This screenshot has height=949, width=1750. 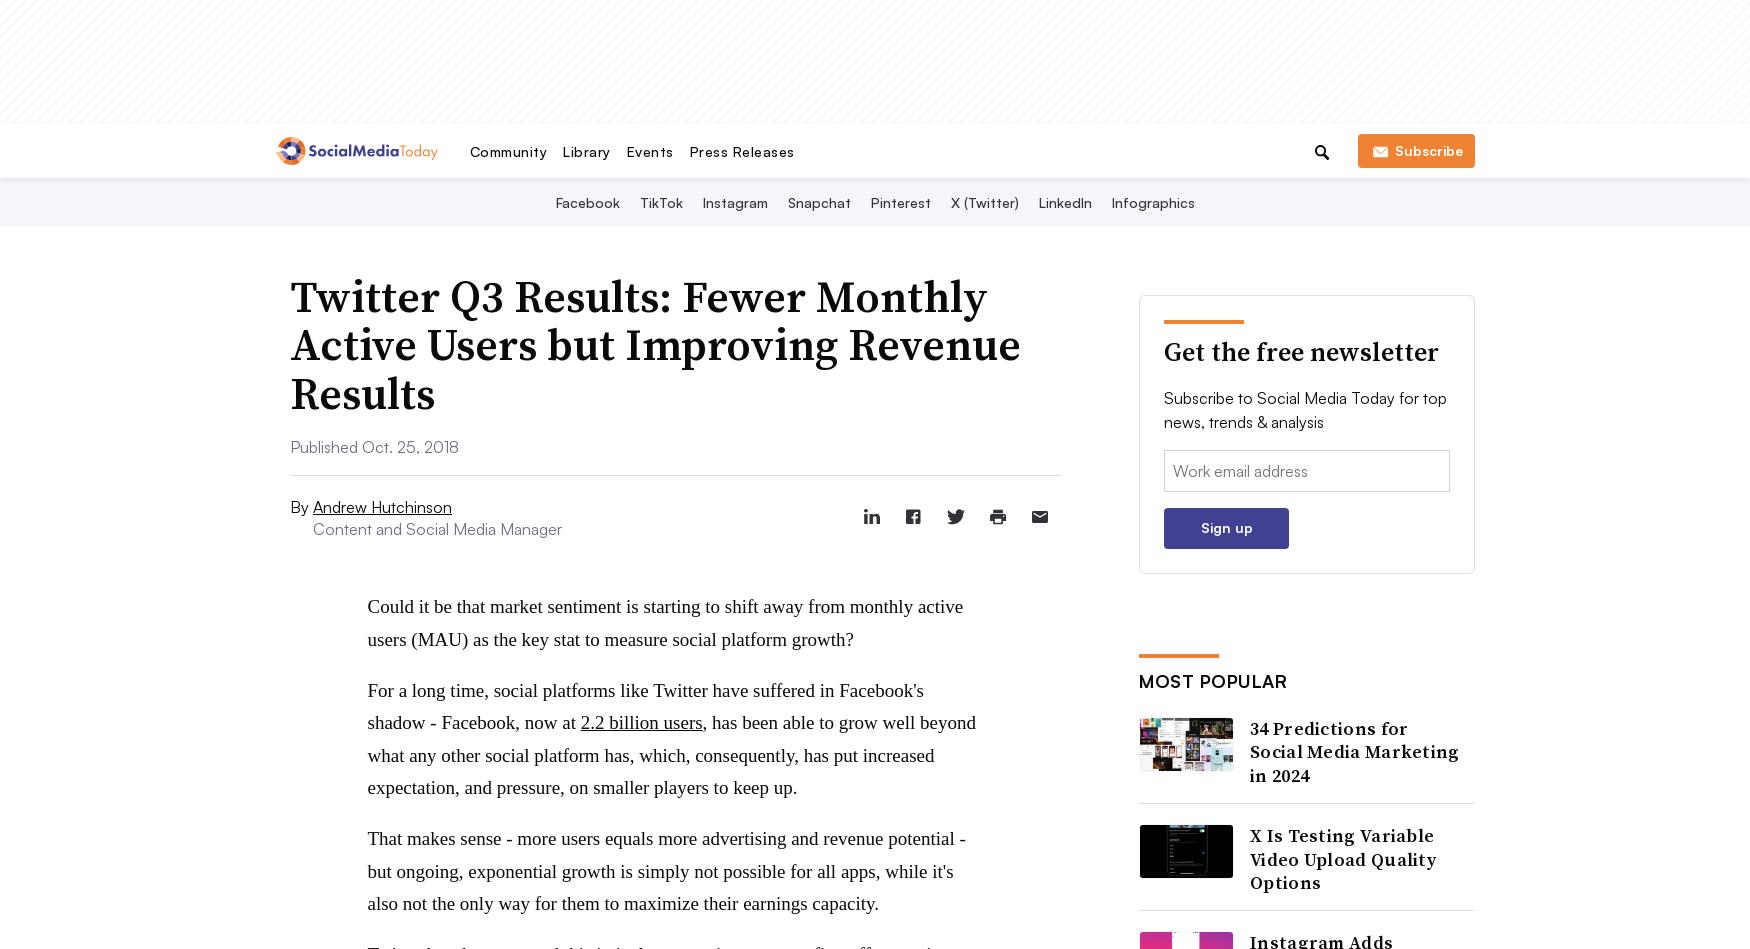 I want to click on 'Facebook', so click(x=586, y=201).